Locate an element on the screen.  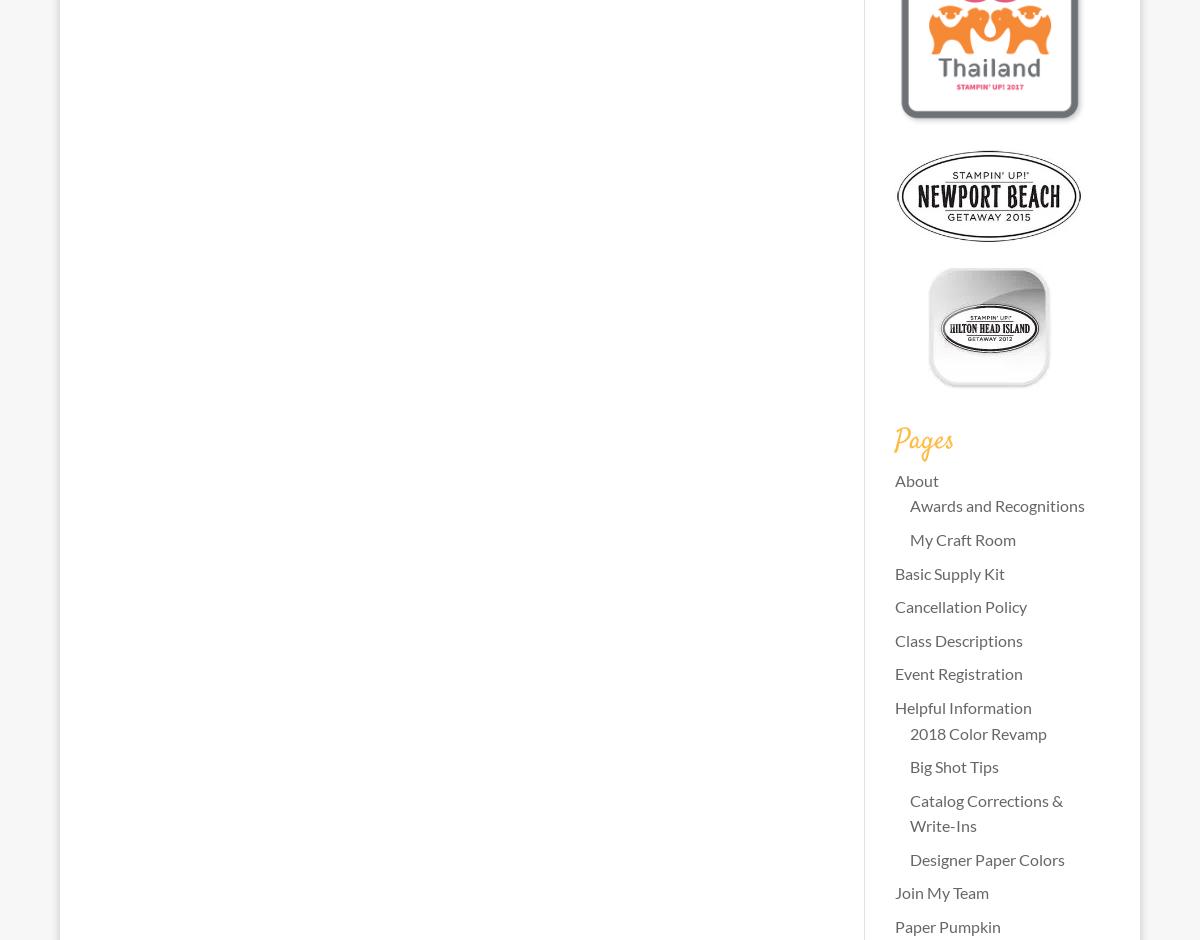
'Big Shot Tips' is located at coordinates (908, 765).